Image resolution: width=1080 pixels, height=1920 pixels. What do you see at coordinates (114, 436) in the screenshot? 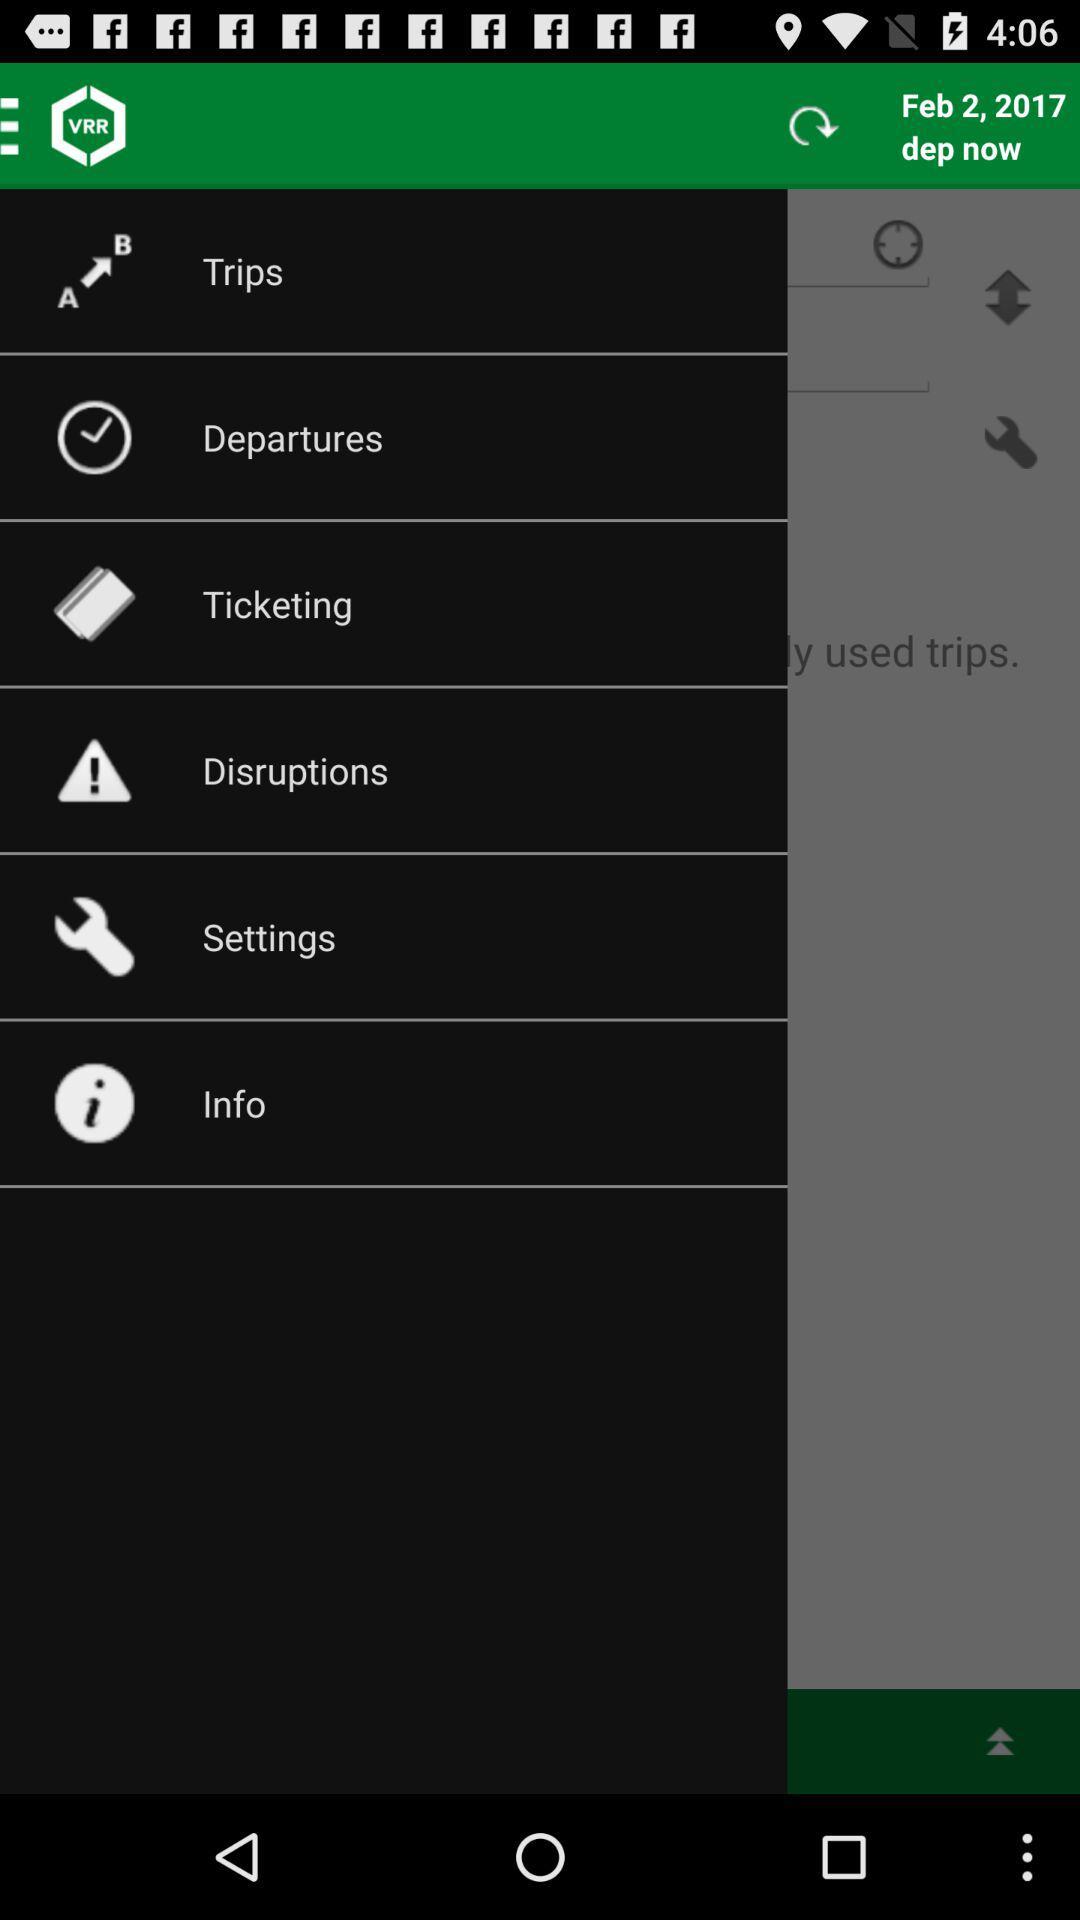
I see `the departures icon at the left side of the page` at bounding box center [114, 436].